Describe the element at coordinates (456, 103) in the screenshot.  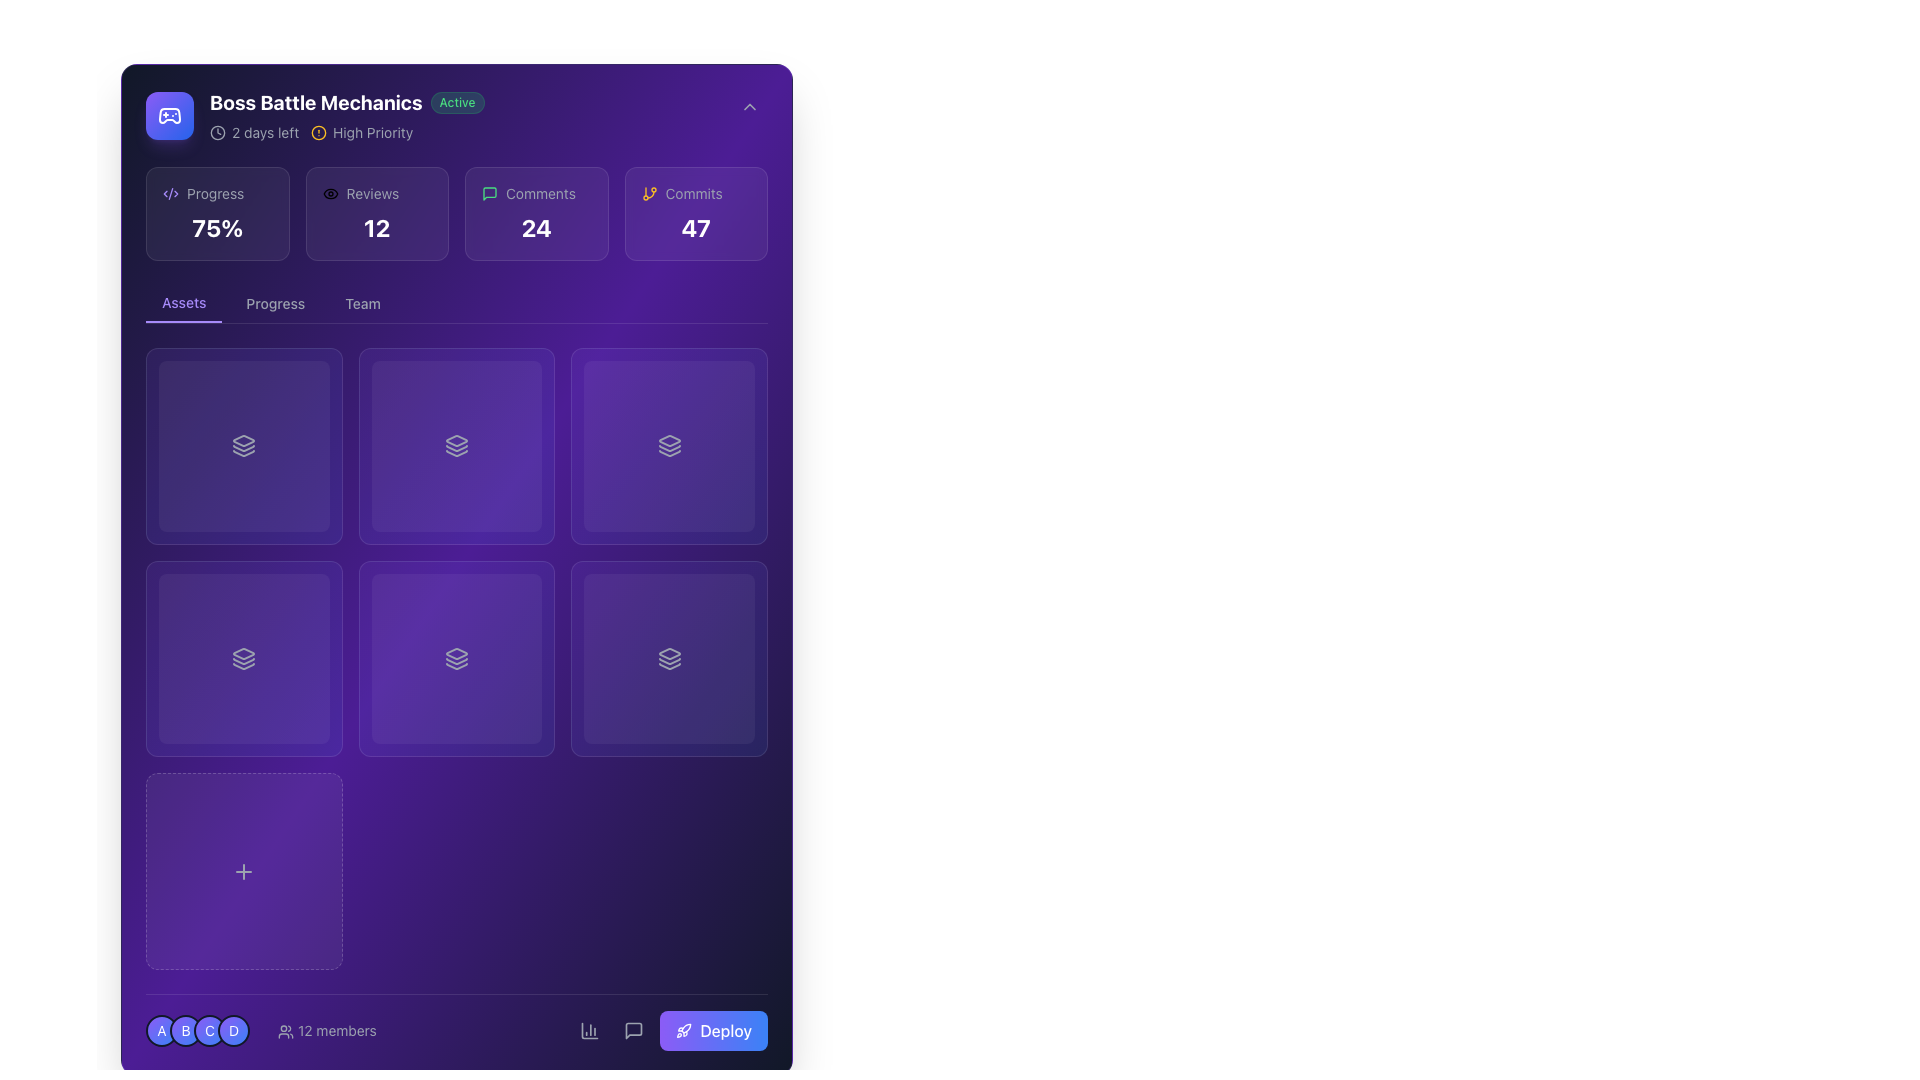
I see `the label that displays the status 'Active', which is located to the right of the text 'Boss Battle Mechanics'` at that location.